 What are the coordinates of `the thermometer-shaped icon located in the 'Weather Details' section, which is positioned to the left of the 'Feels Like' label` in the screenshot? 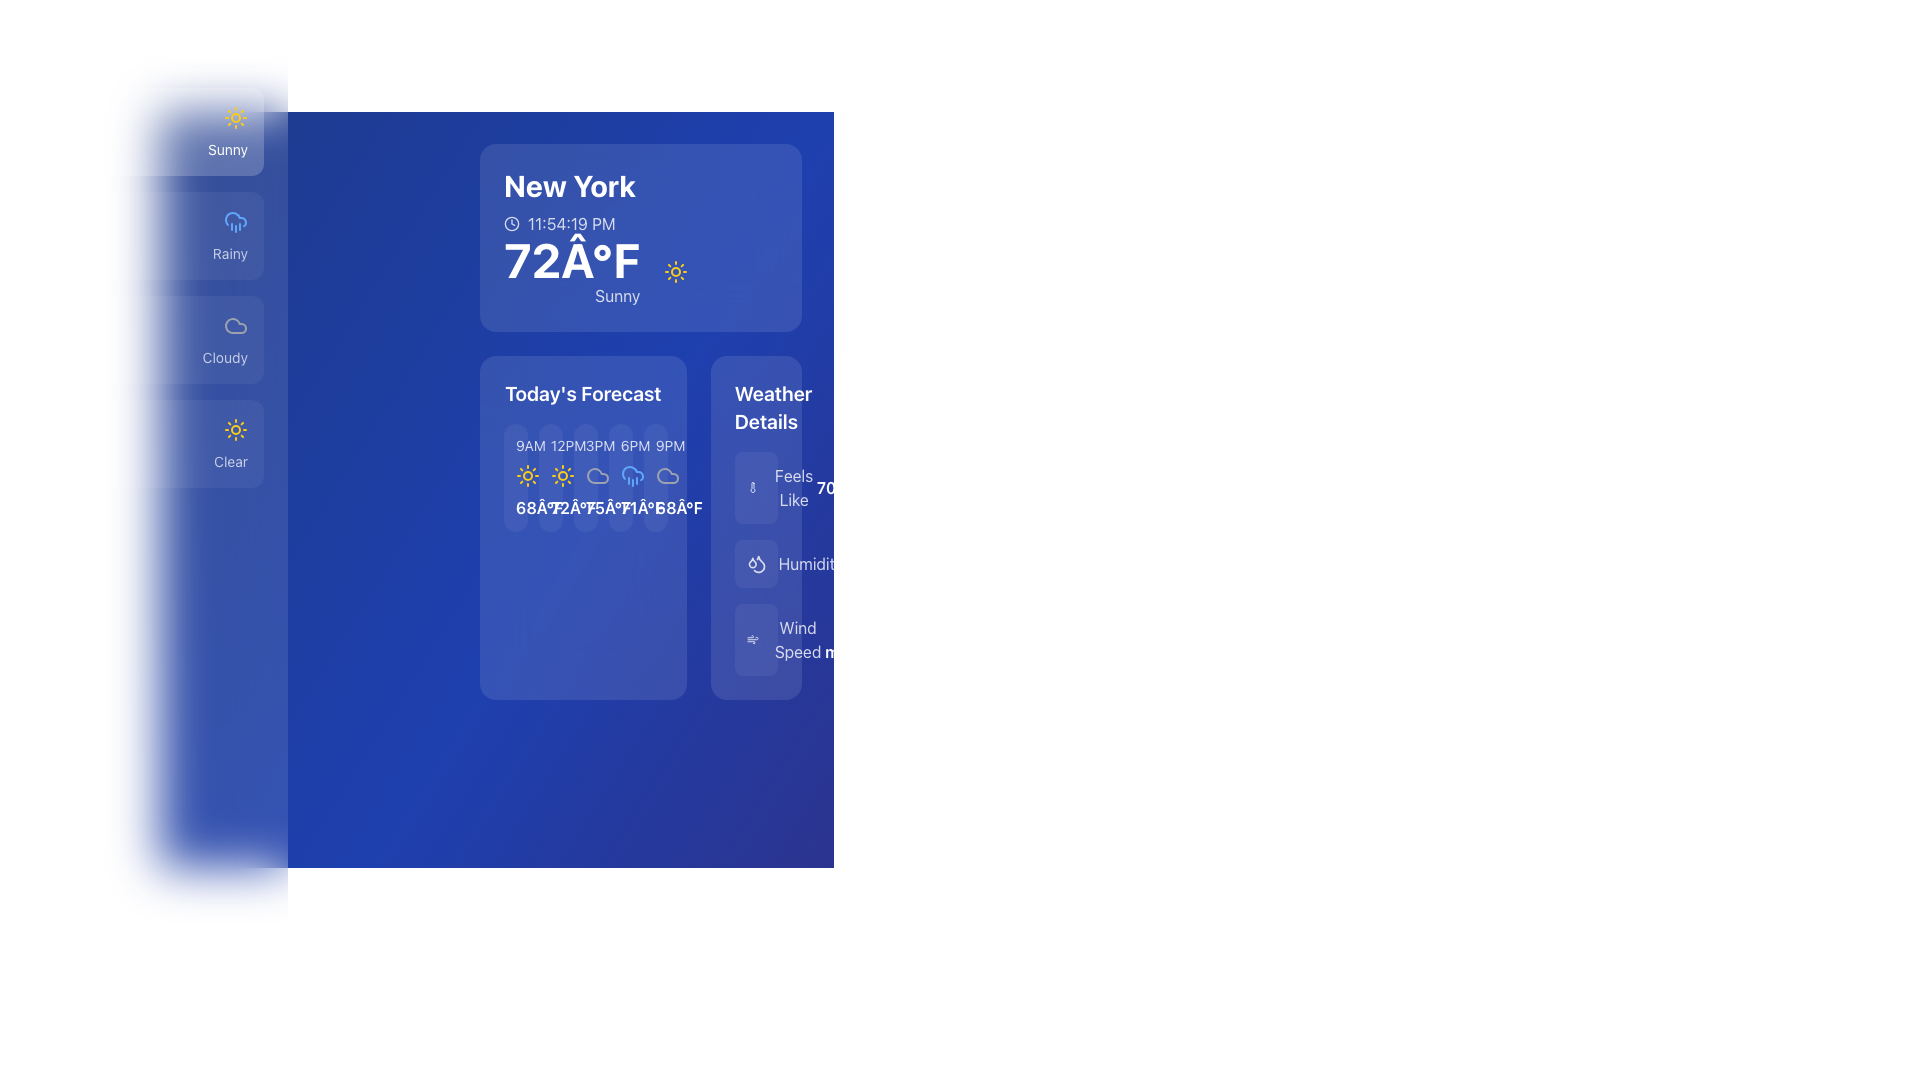 It's located at (755, 488).